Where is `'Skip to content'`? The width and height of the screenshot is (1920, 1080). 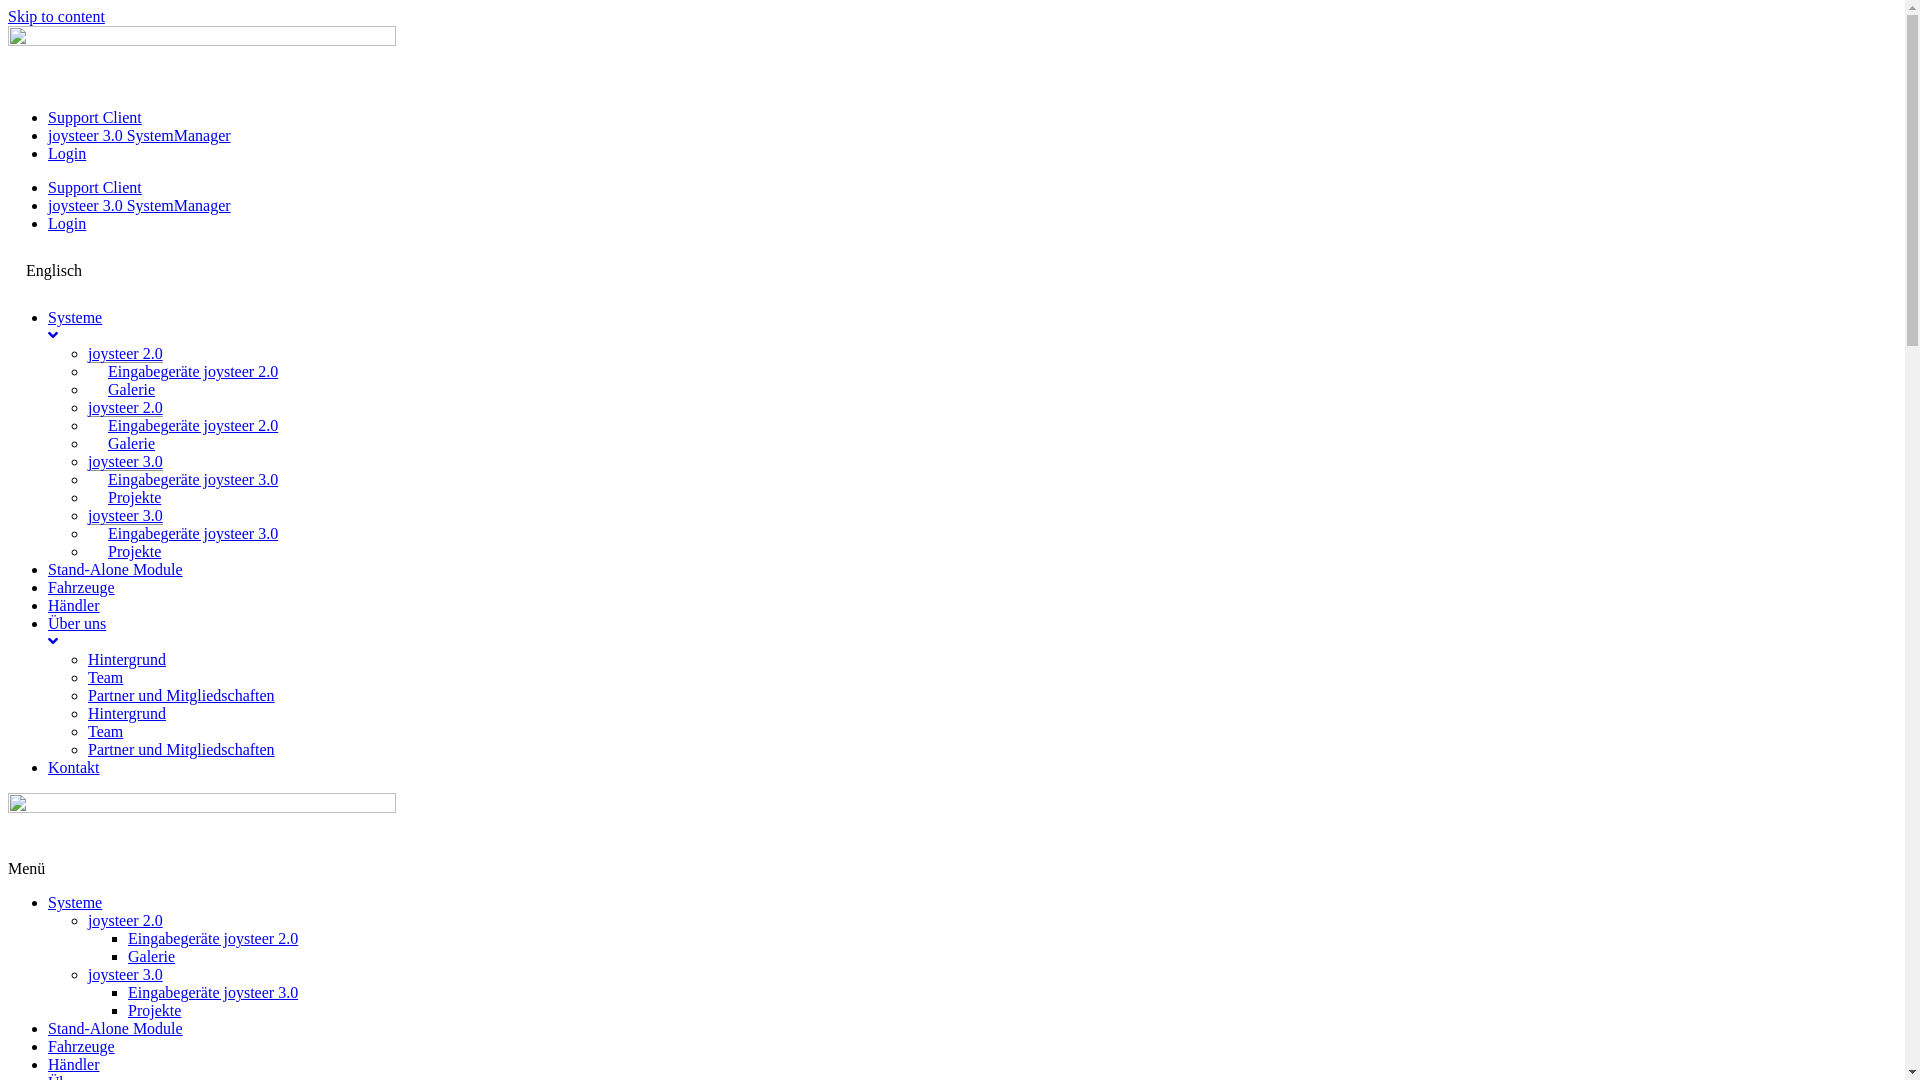
'Skip to content' is located at coordinates (56, 16).